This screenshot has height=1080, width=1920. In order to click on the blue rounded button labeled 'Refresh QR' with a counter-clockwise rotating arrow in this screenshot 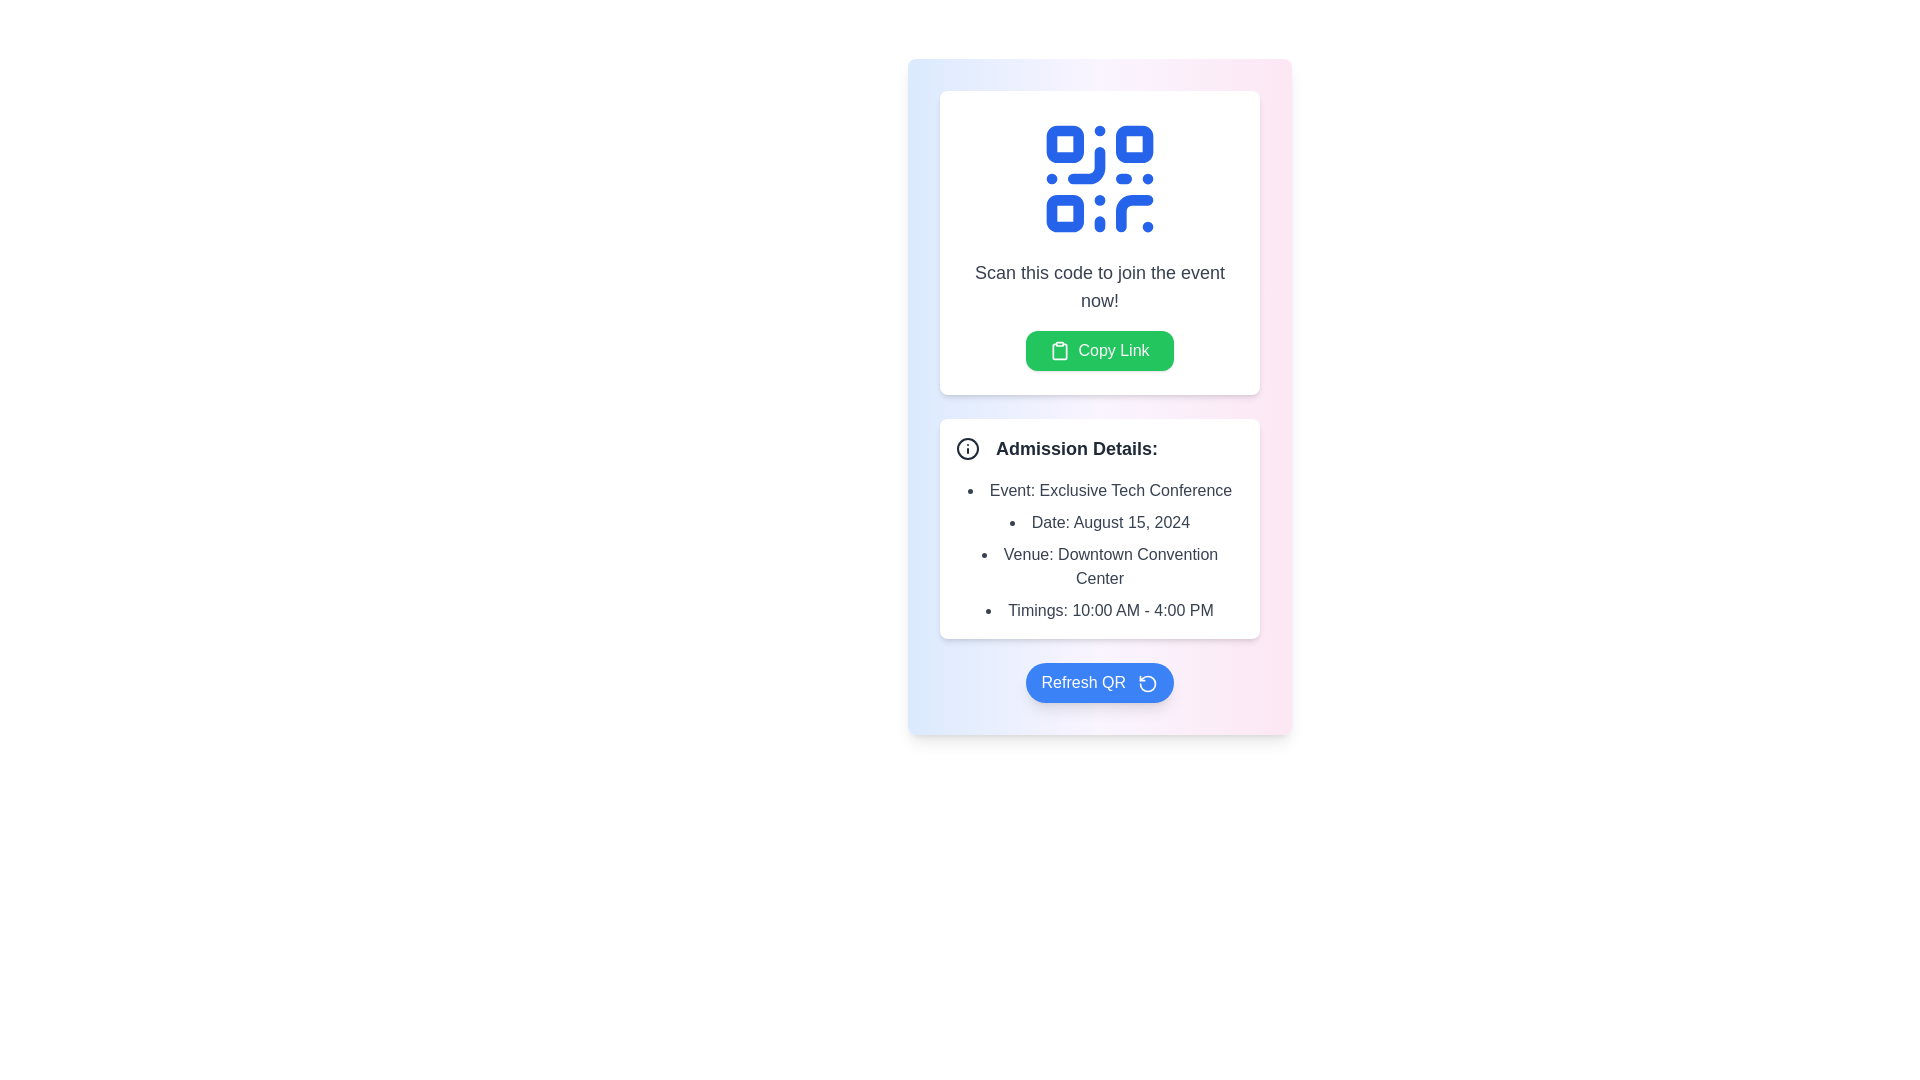, I will do `click(1098, 681)`.